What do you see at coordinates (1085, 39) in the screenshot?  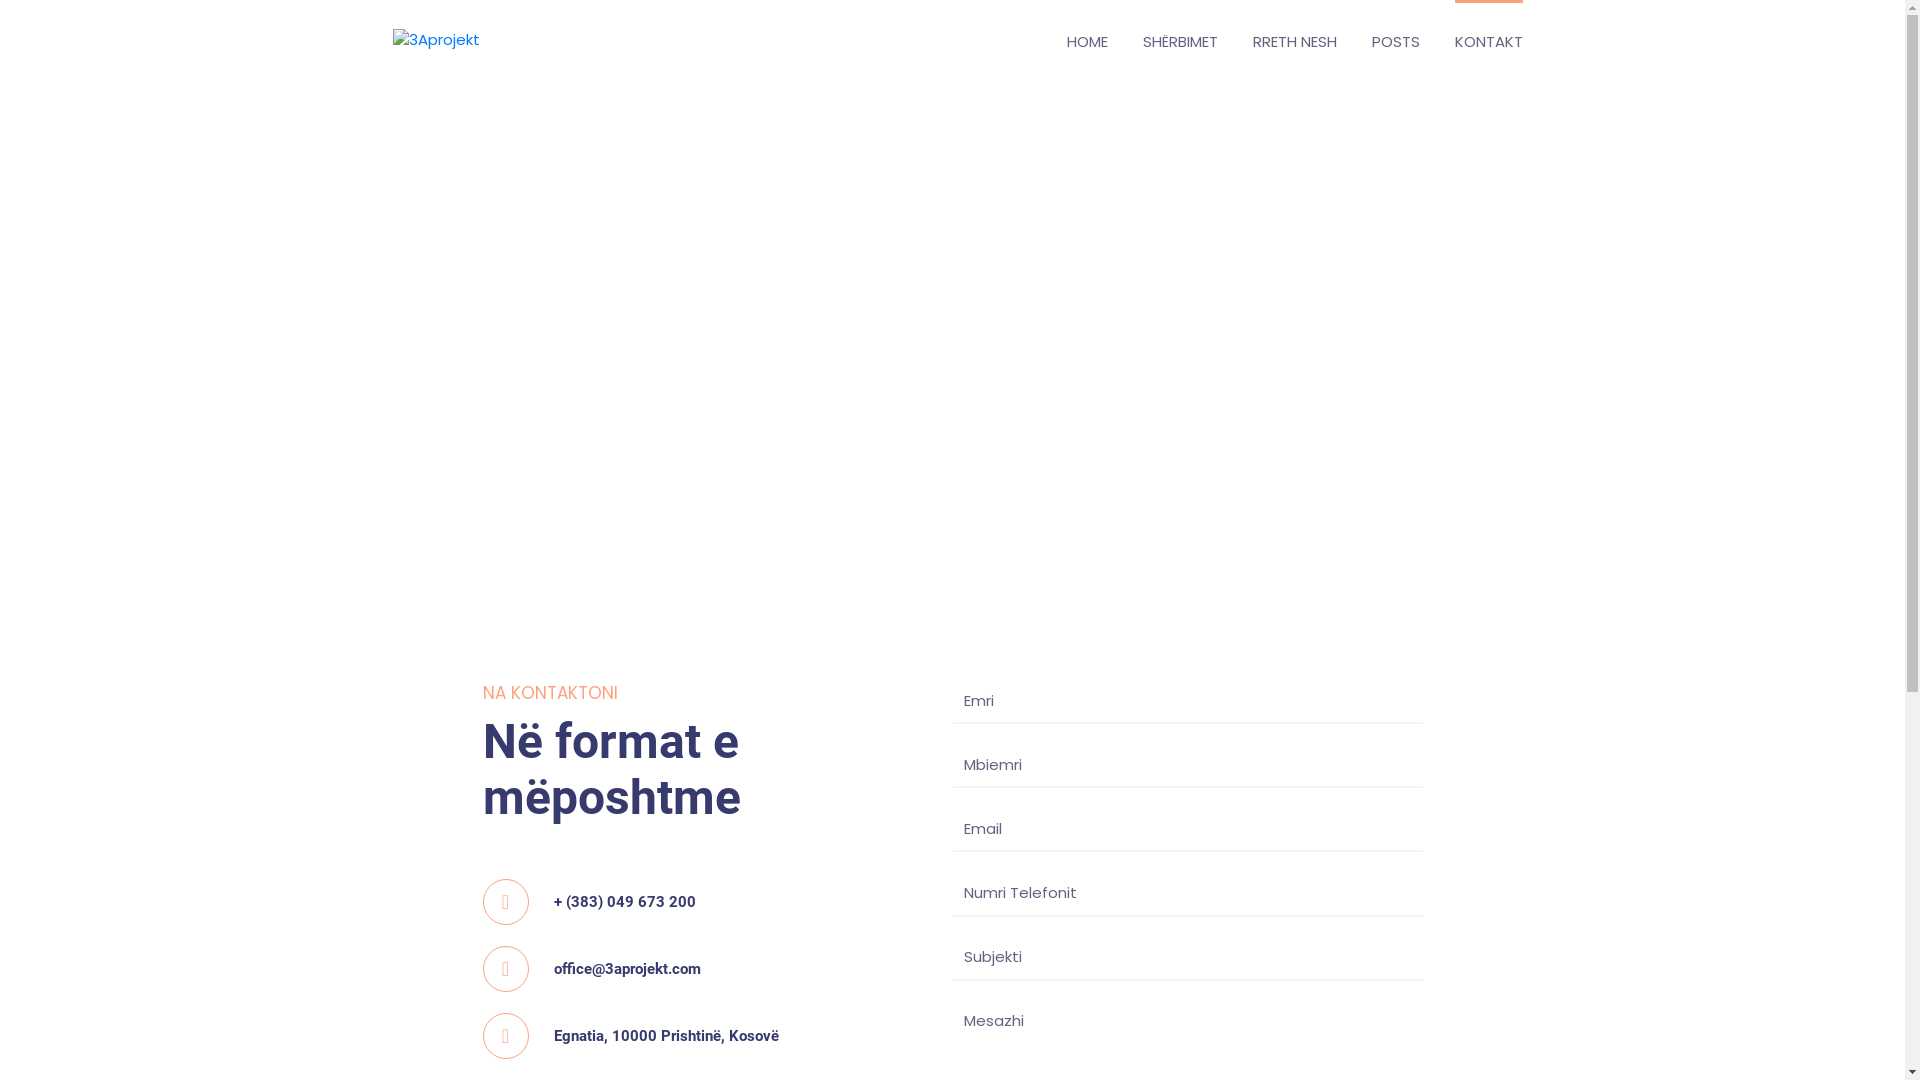 I see `'HOME'` at bounding box center [1085, 39].